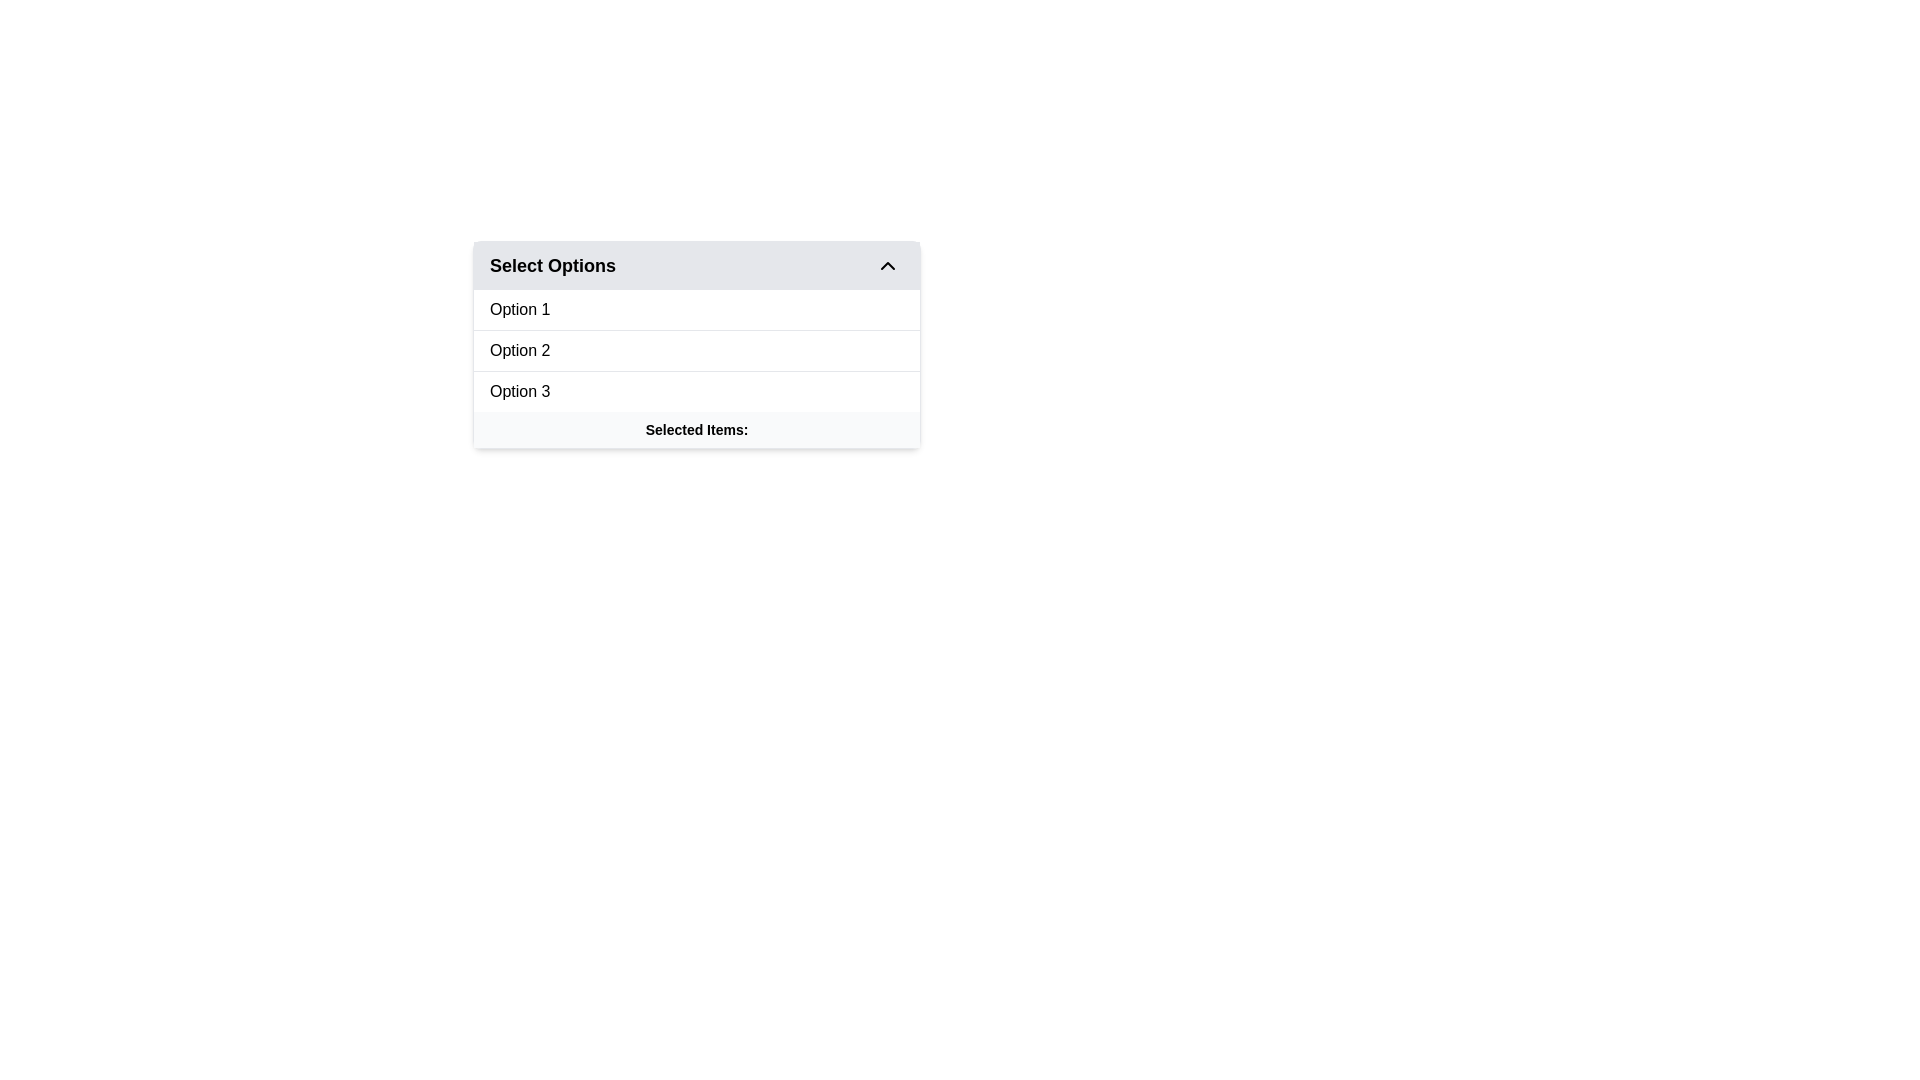 This screenshot has height=1080, width=1920. I want to click on the dropdown menu item labeled 'Option 2', so click(520, 350).